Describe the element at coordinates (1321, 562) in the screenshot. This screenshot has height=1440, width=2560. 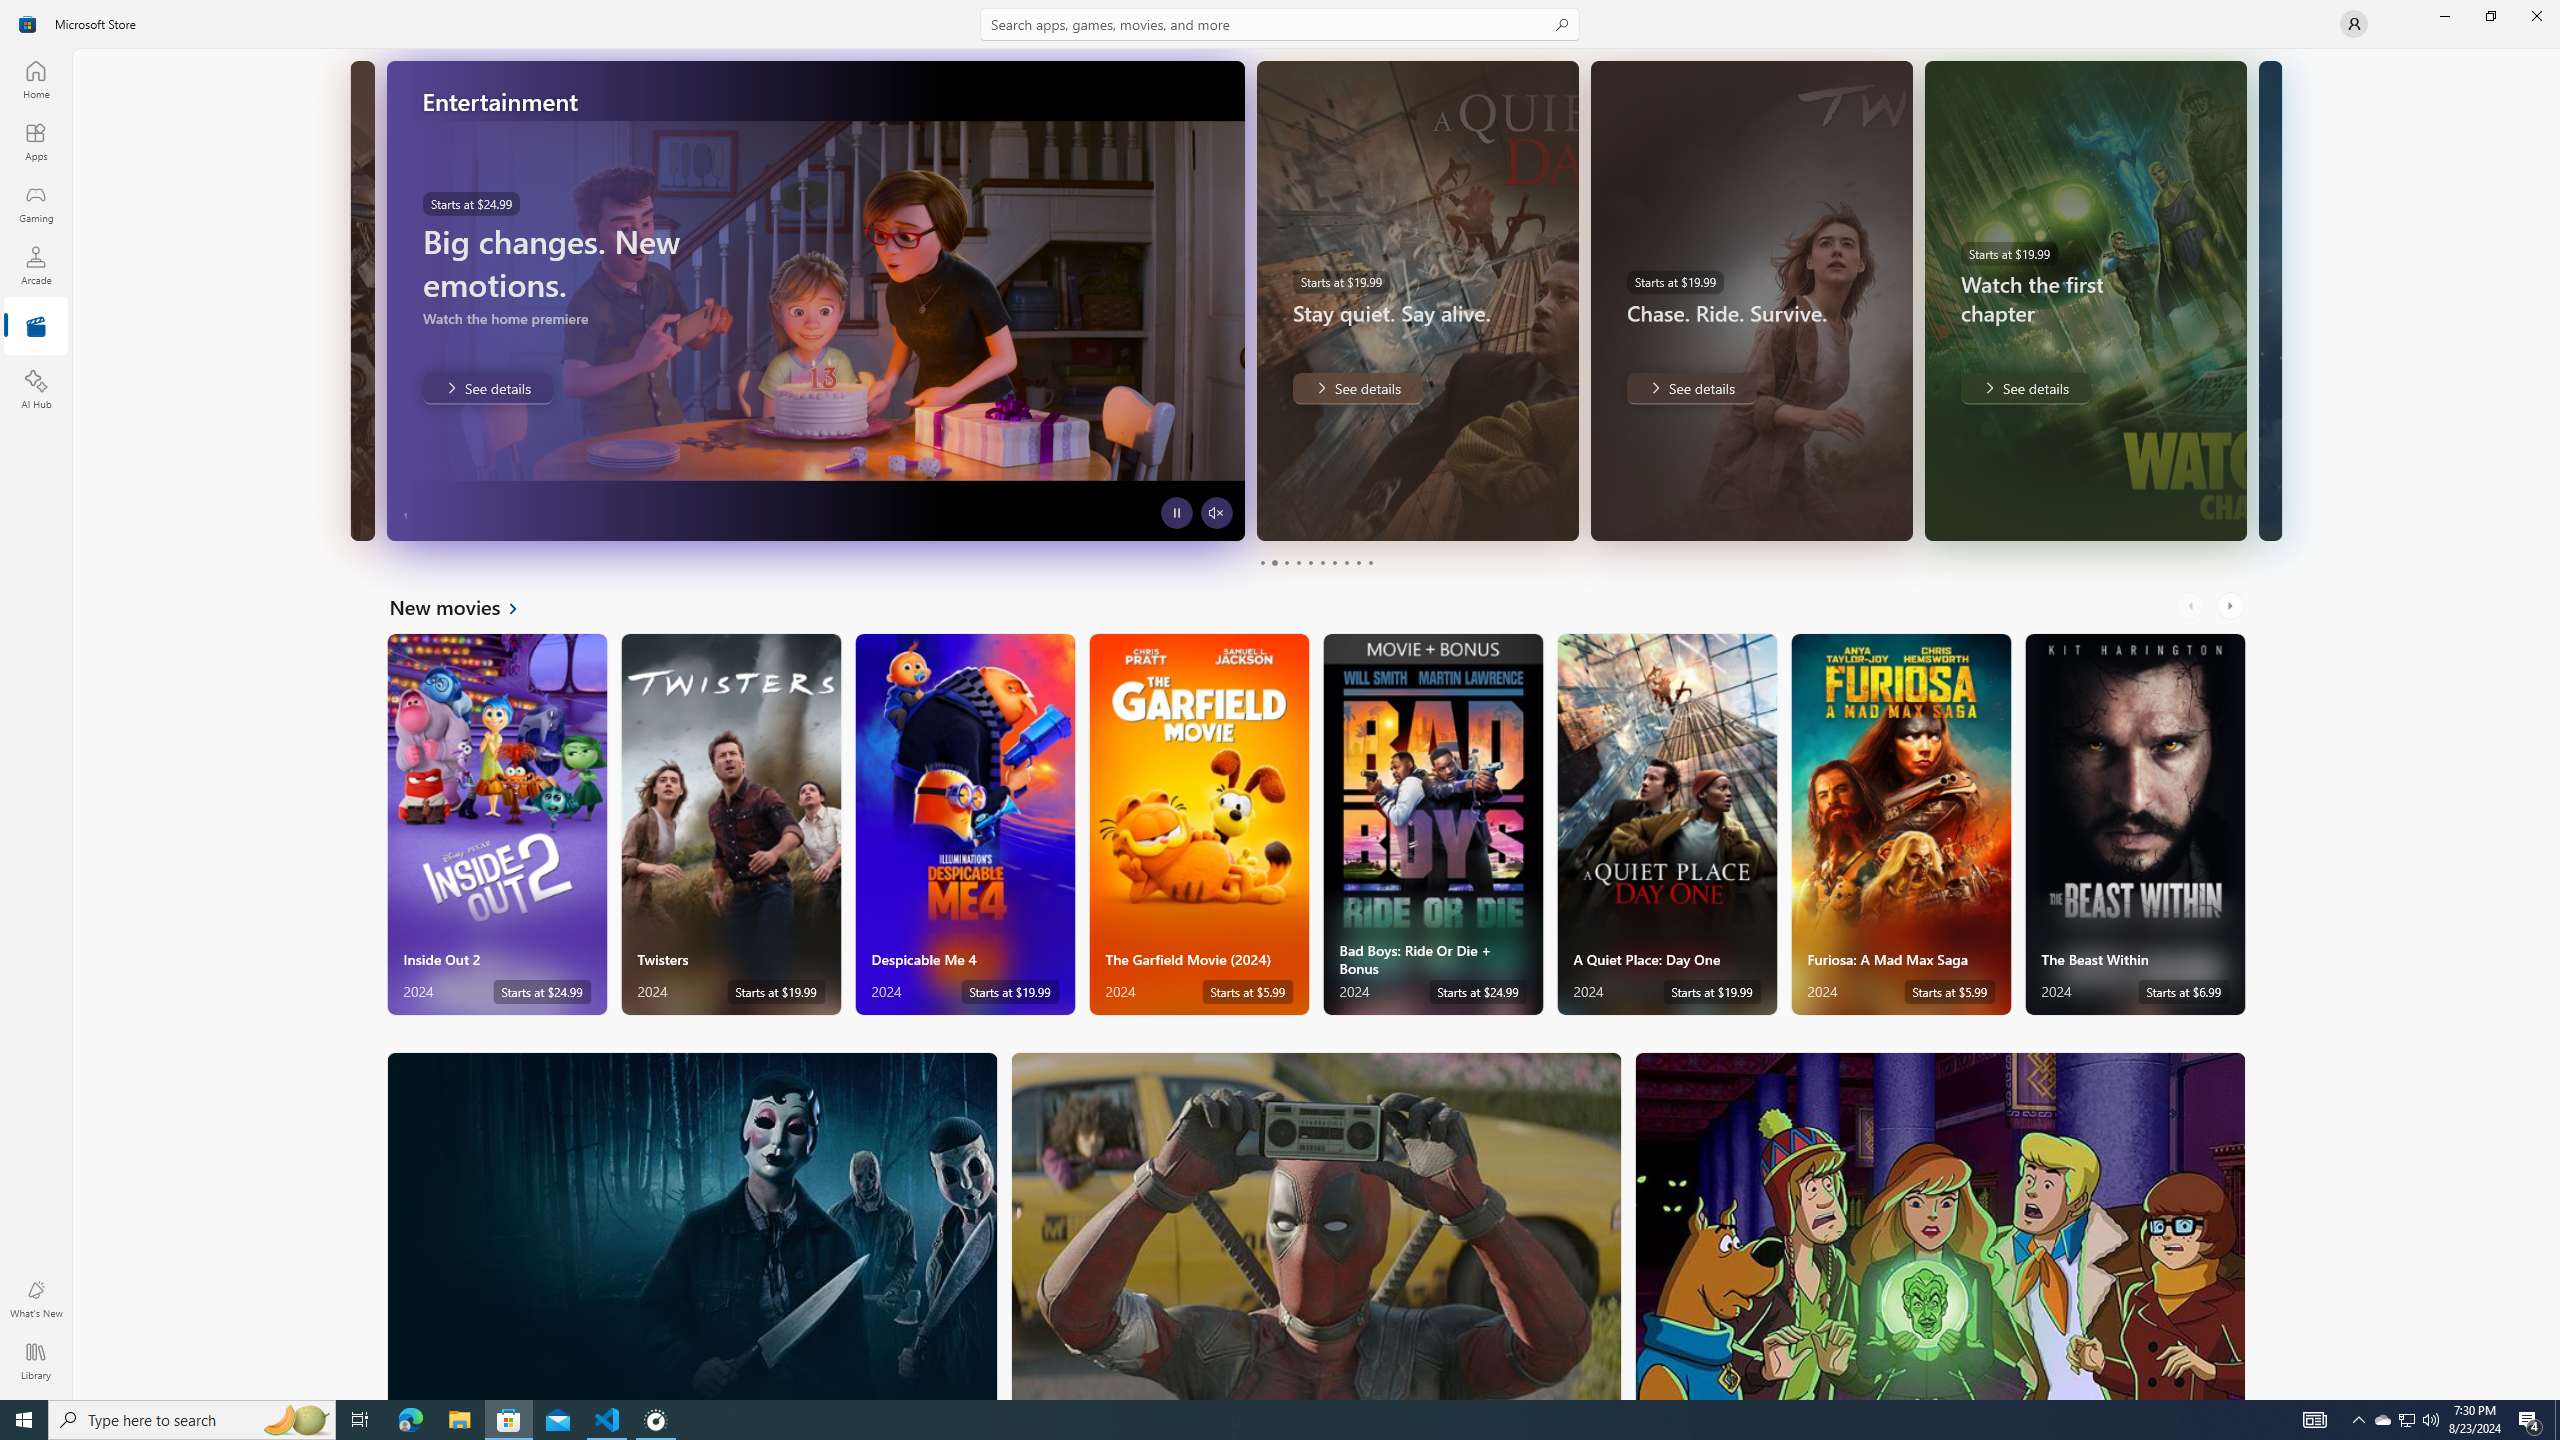
I see `'Page 6'` at that location.